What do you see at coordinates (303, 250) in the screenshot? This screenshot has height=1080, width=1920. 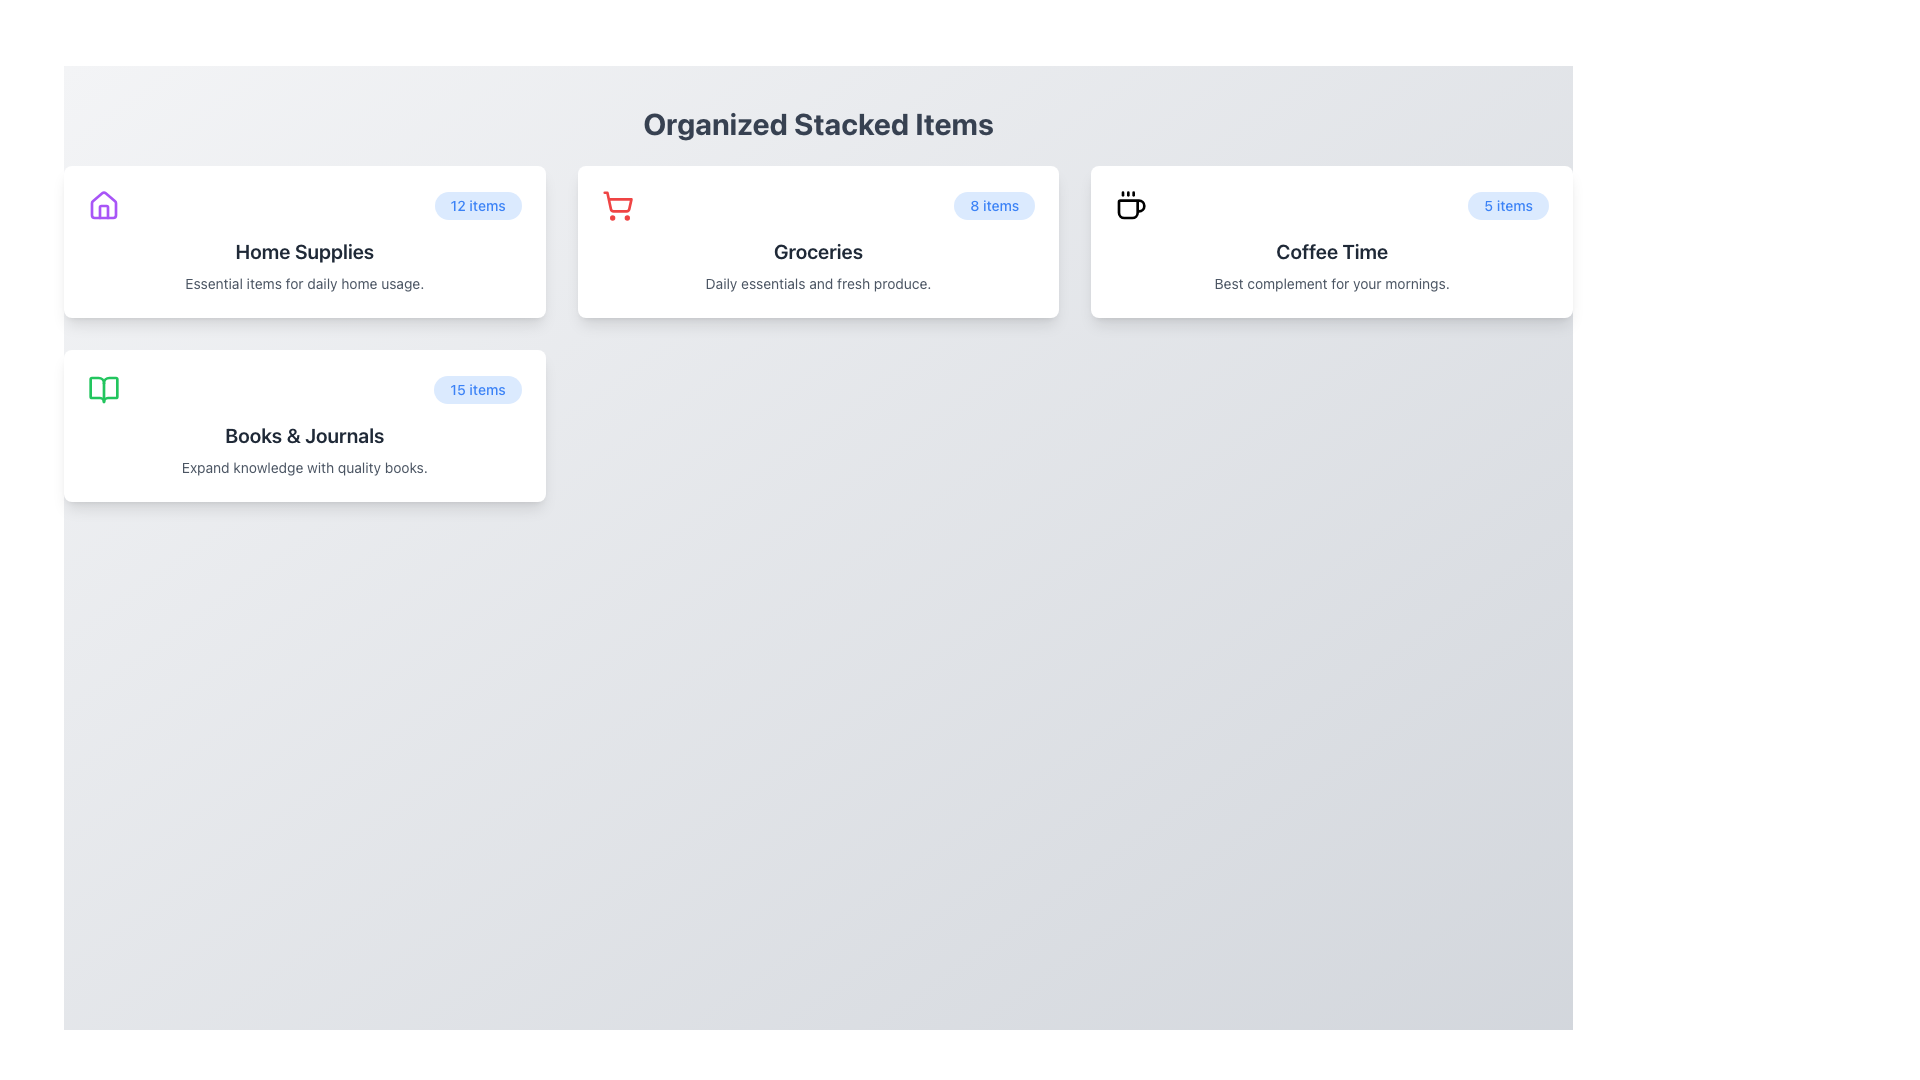 I see `text label that displays 'Home Supplies', which is prominently styled in bold dark gray and located centrally in the first card of the grid layout, positioned below the '12 items' badge` at bounding box center [303, 250].